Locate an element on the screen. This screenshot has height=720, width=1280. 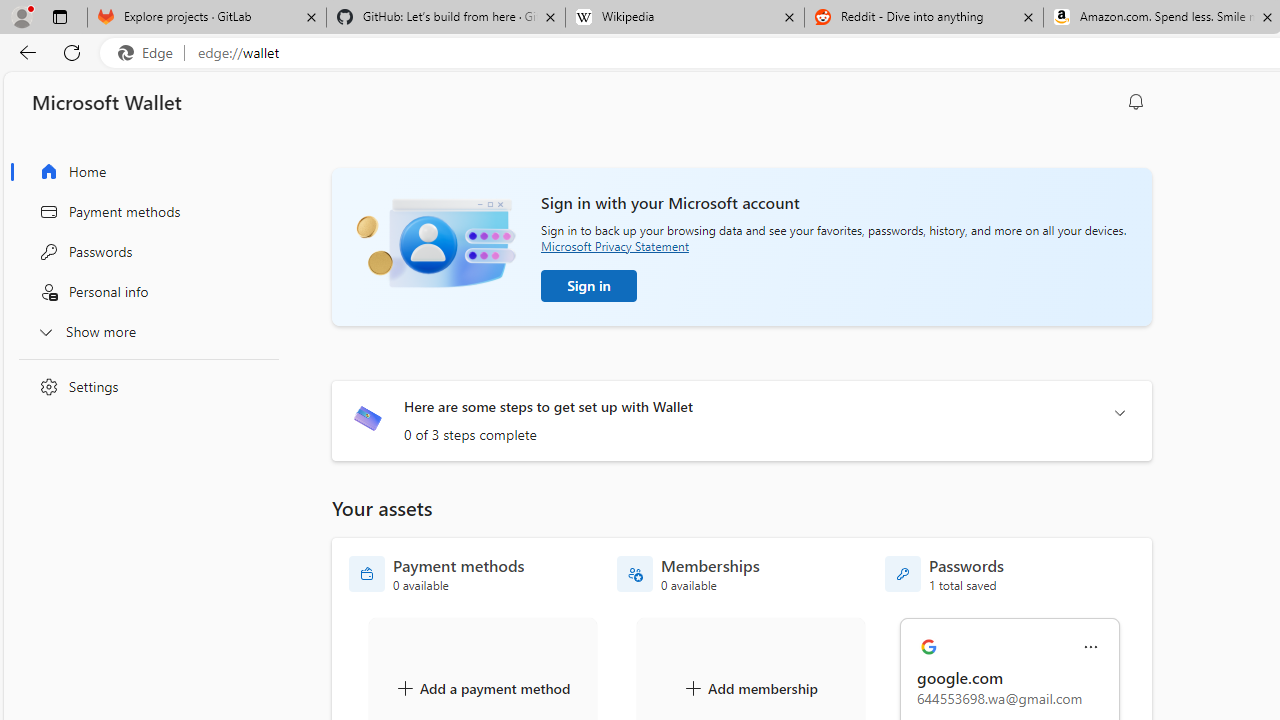
'Notification' is located at coordinates (1136, 101).